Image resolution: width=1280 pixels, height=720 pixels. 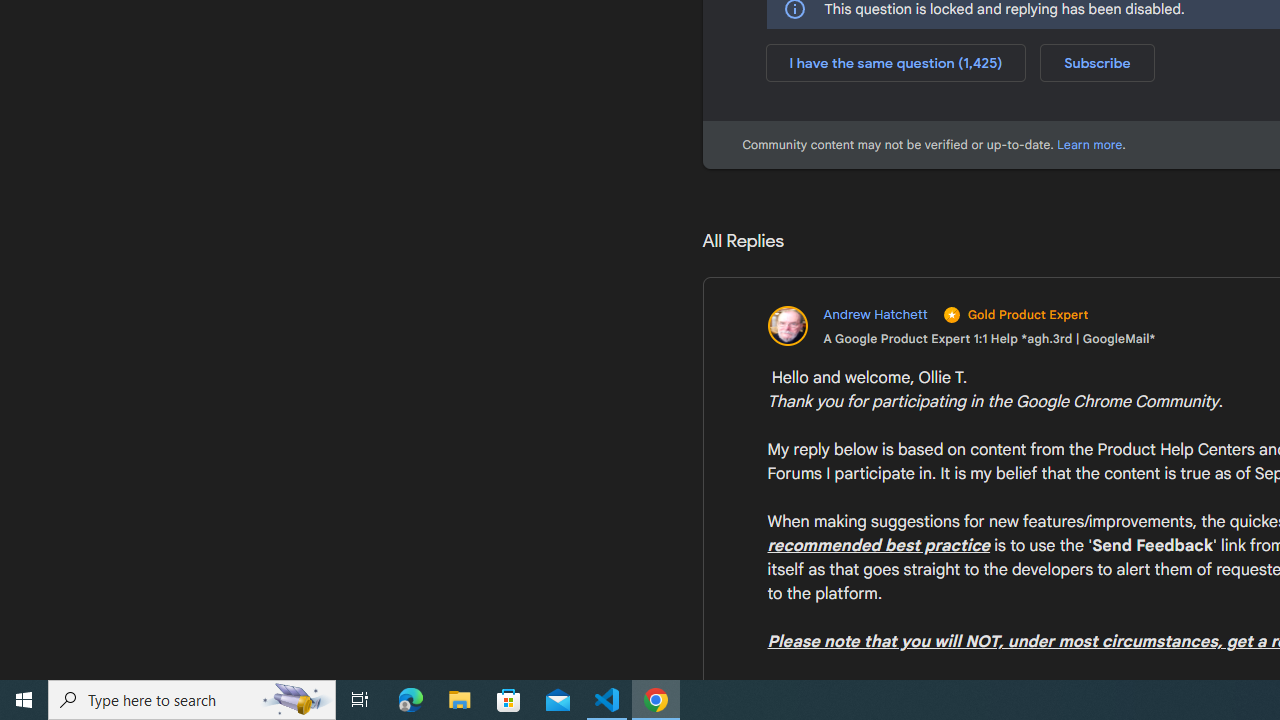 What do you see at coordinates (895, 61) in the screenshot?
I see `'I have the same question (1,425)'` at bounding box center [895, 61].